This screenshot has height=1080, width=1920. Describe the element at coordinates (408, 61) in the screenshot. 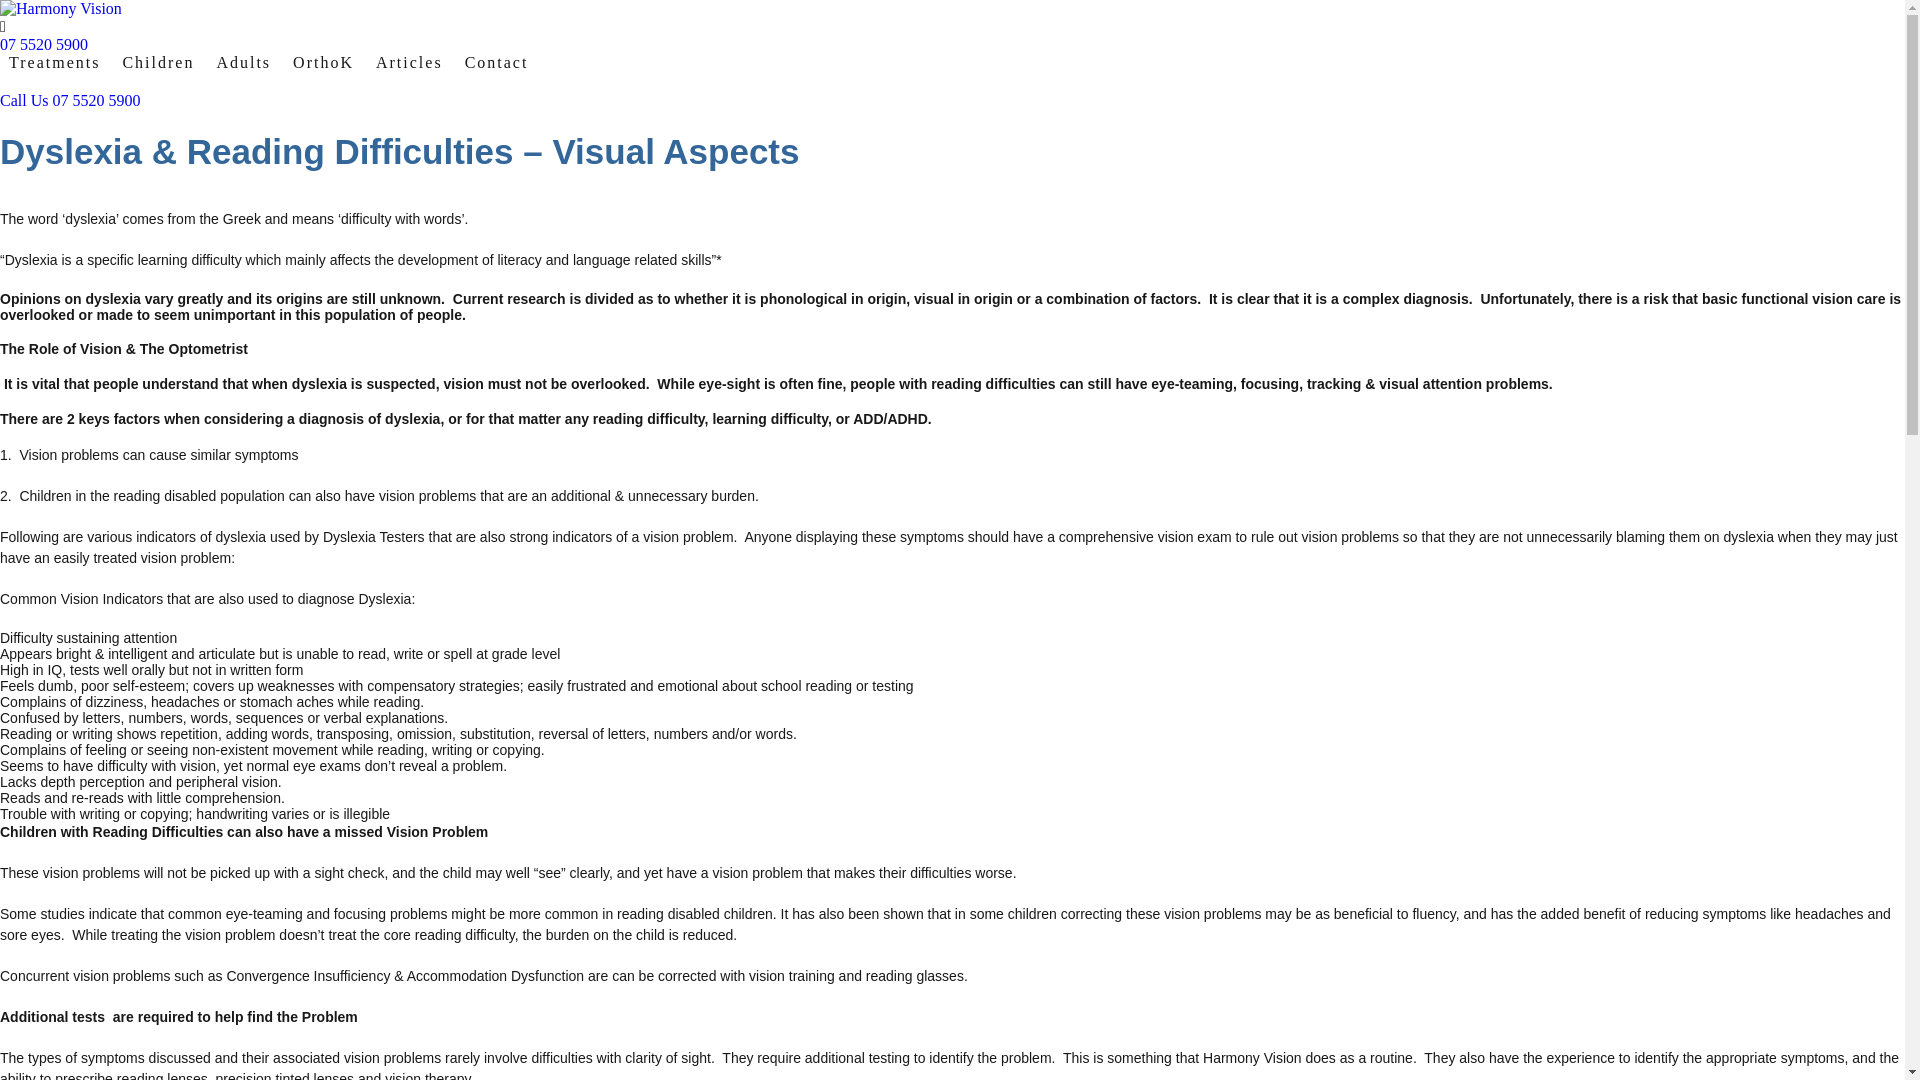

I see `'Articles'` at that location.